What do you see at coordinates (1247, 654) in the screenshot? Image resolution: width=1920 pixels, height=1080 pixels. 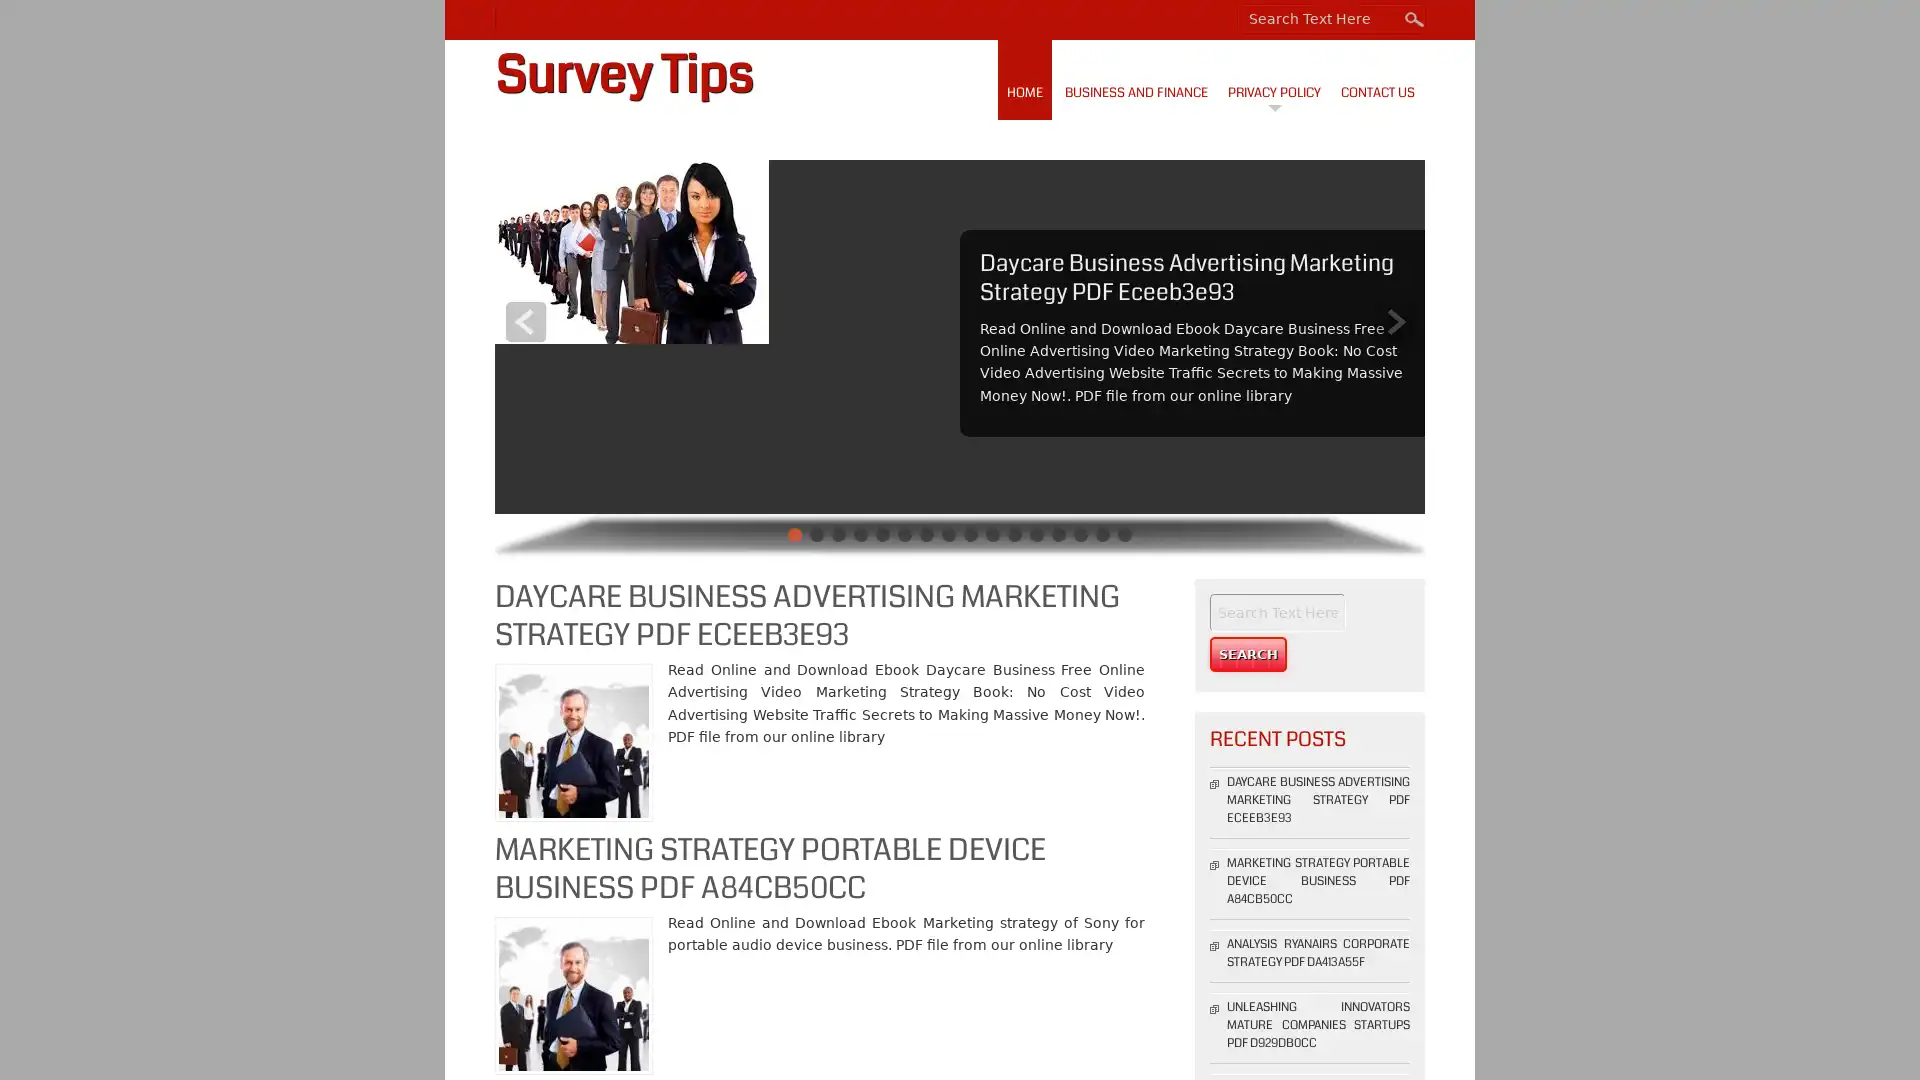 I see `Search` at bounding box center [1247, 654].